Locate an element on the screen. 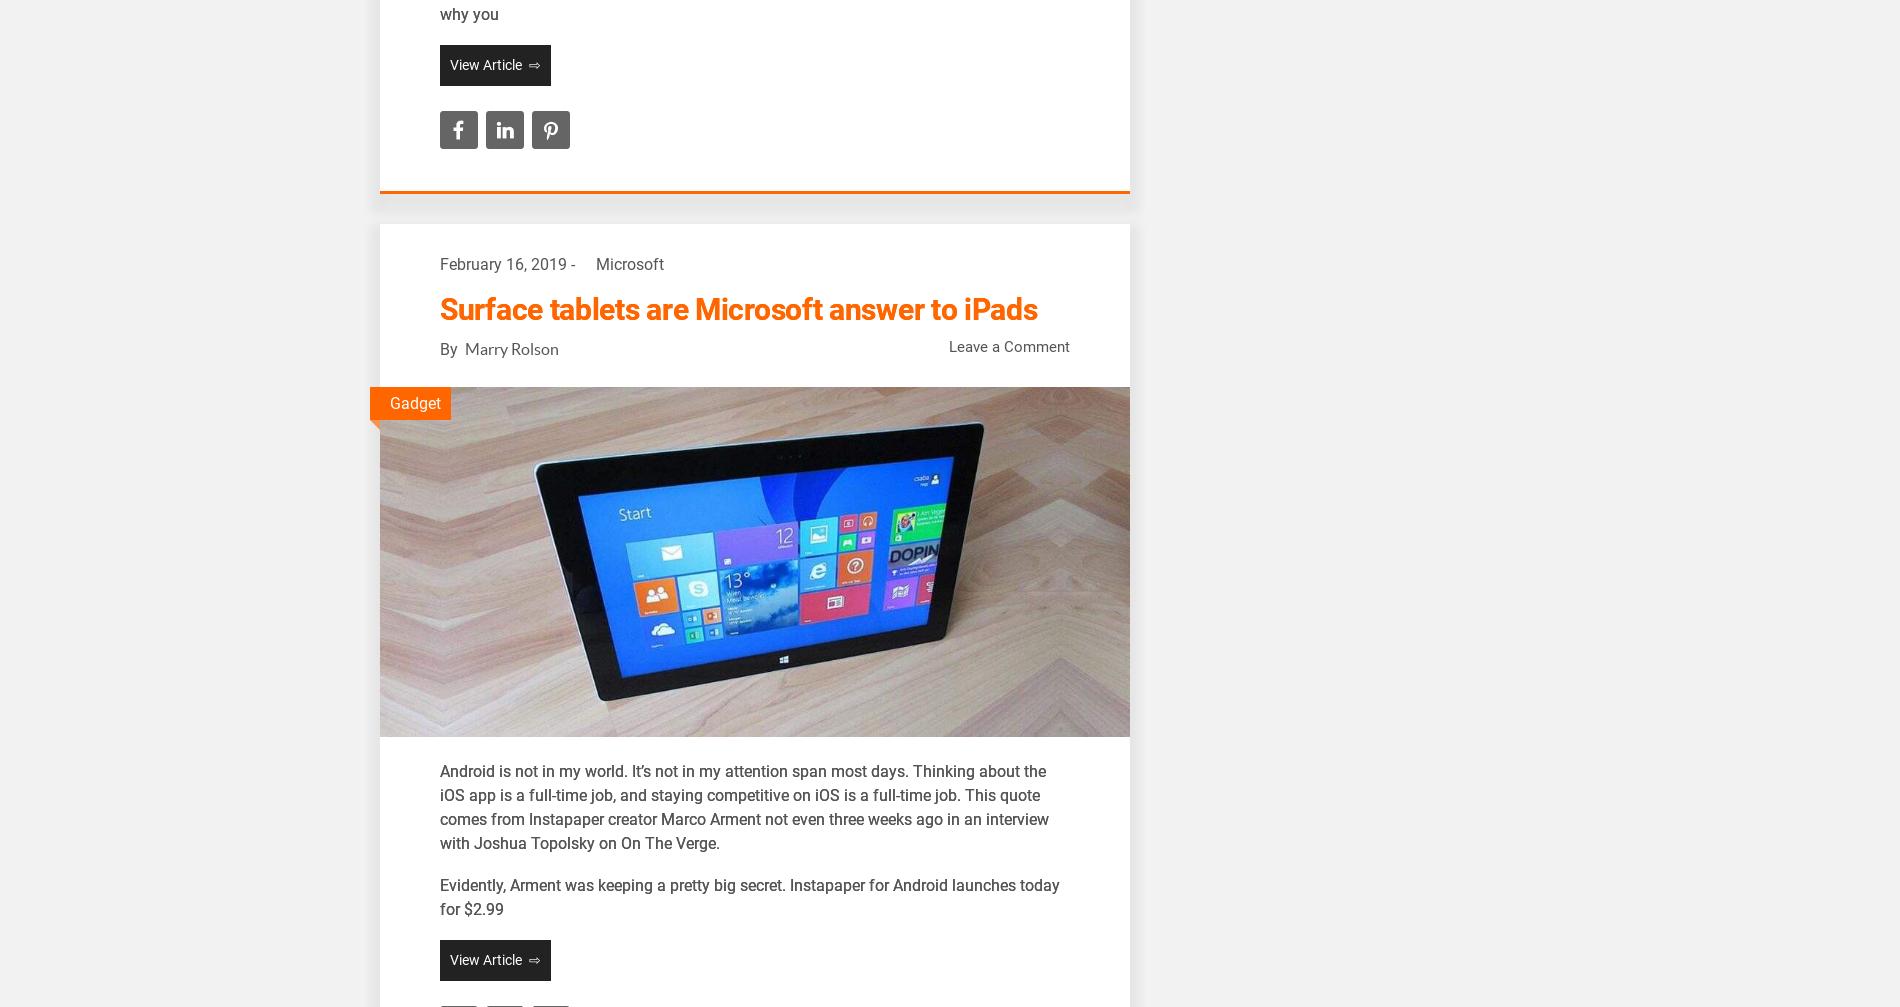  'Leave a Comment' is located at coordinates (948, 347).